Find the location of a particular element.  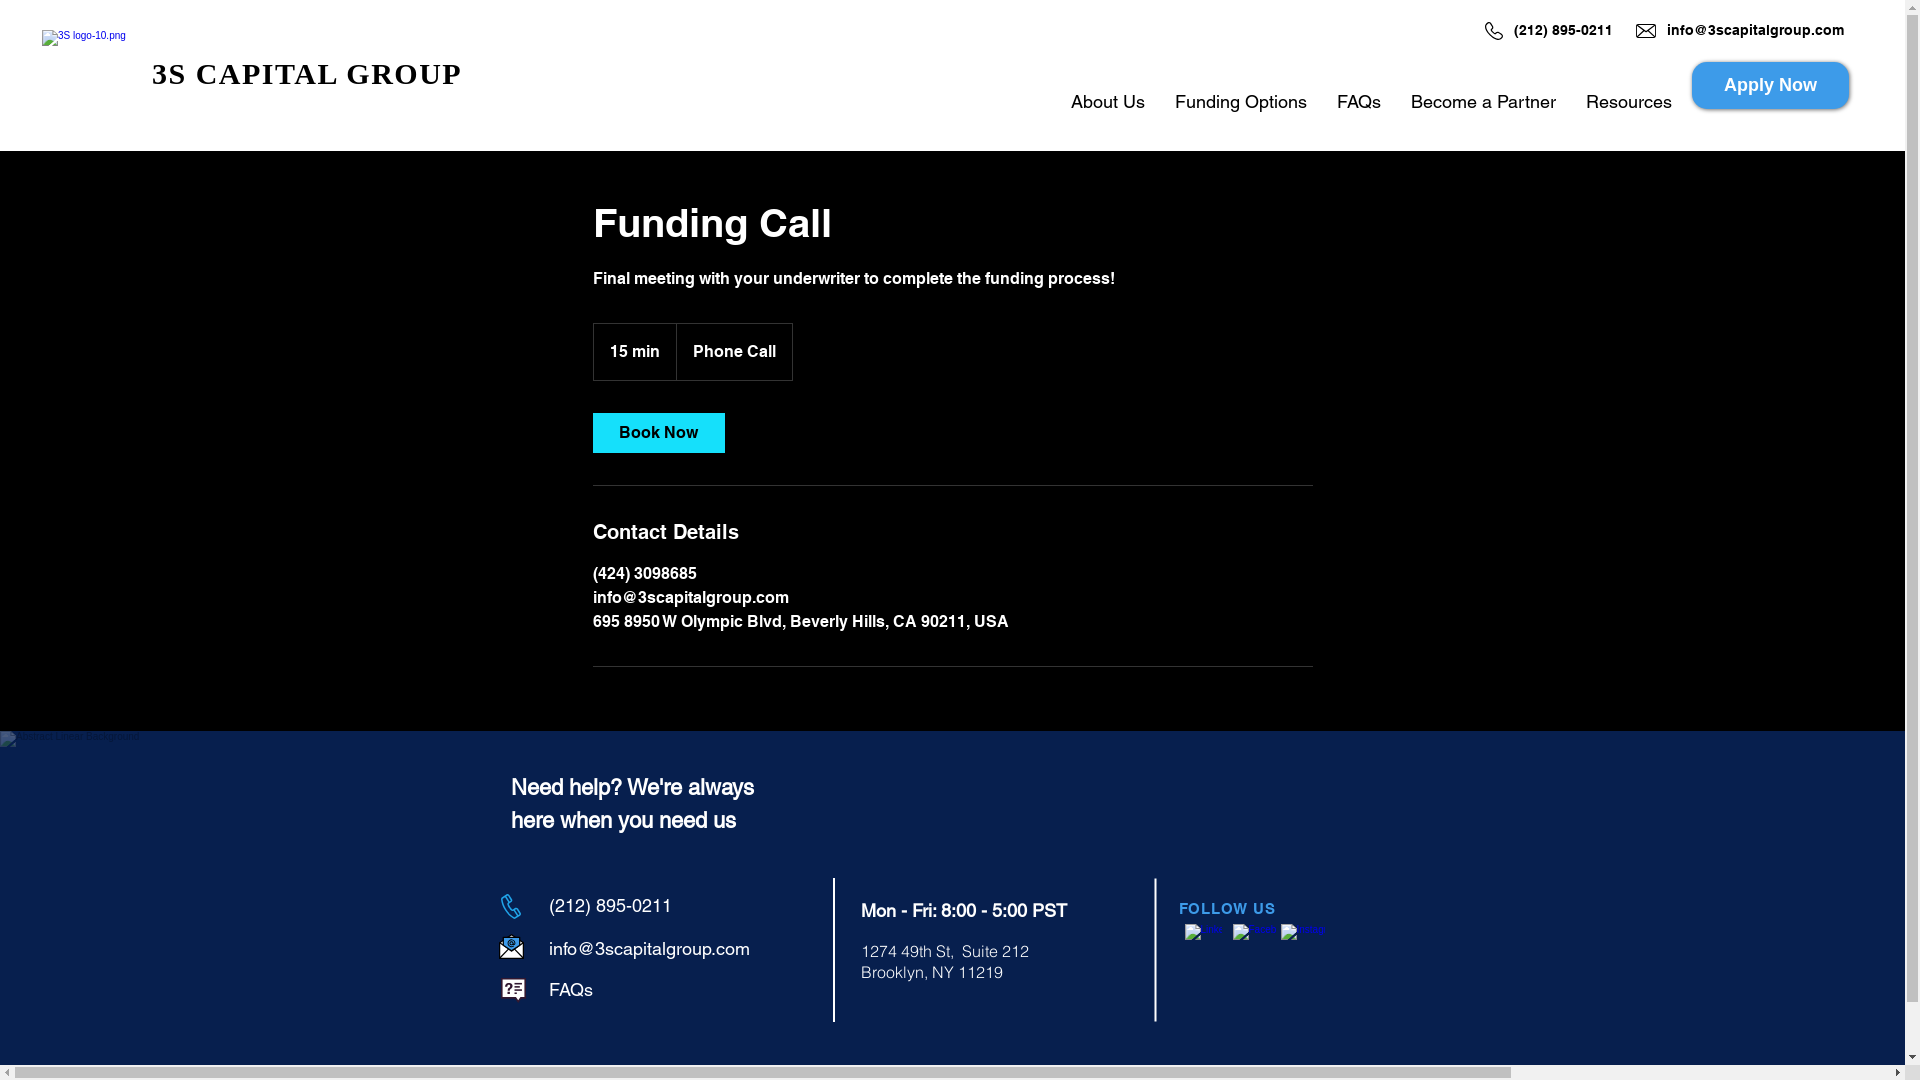

'Become a Partner' is located at coordinates (1483, 101).